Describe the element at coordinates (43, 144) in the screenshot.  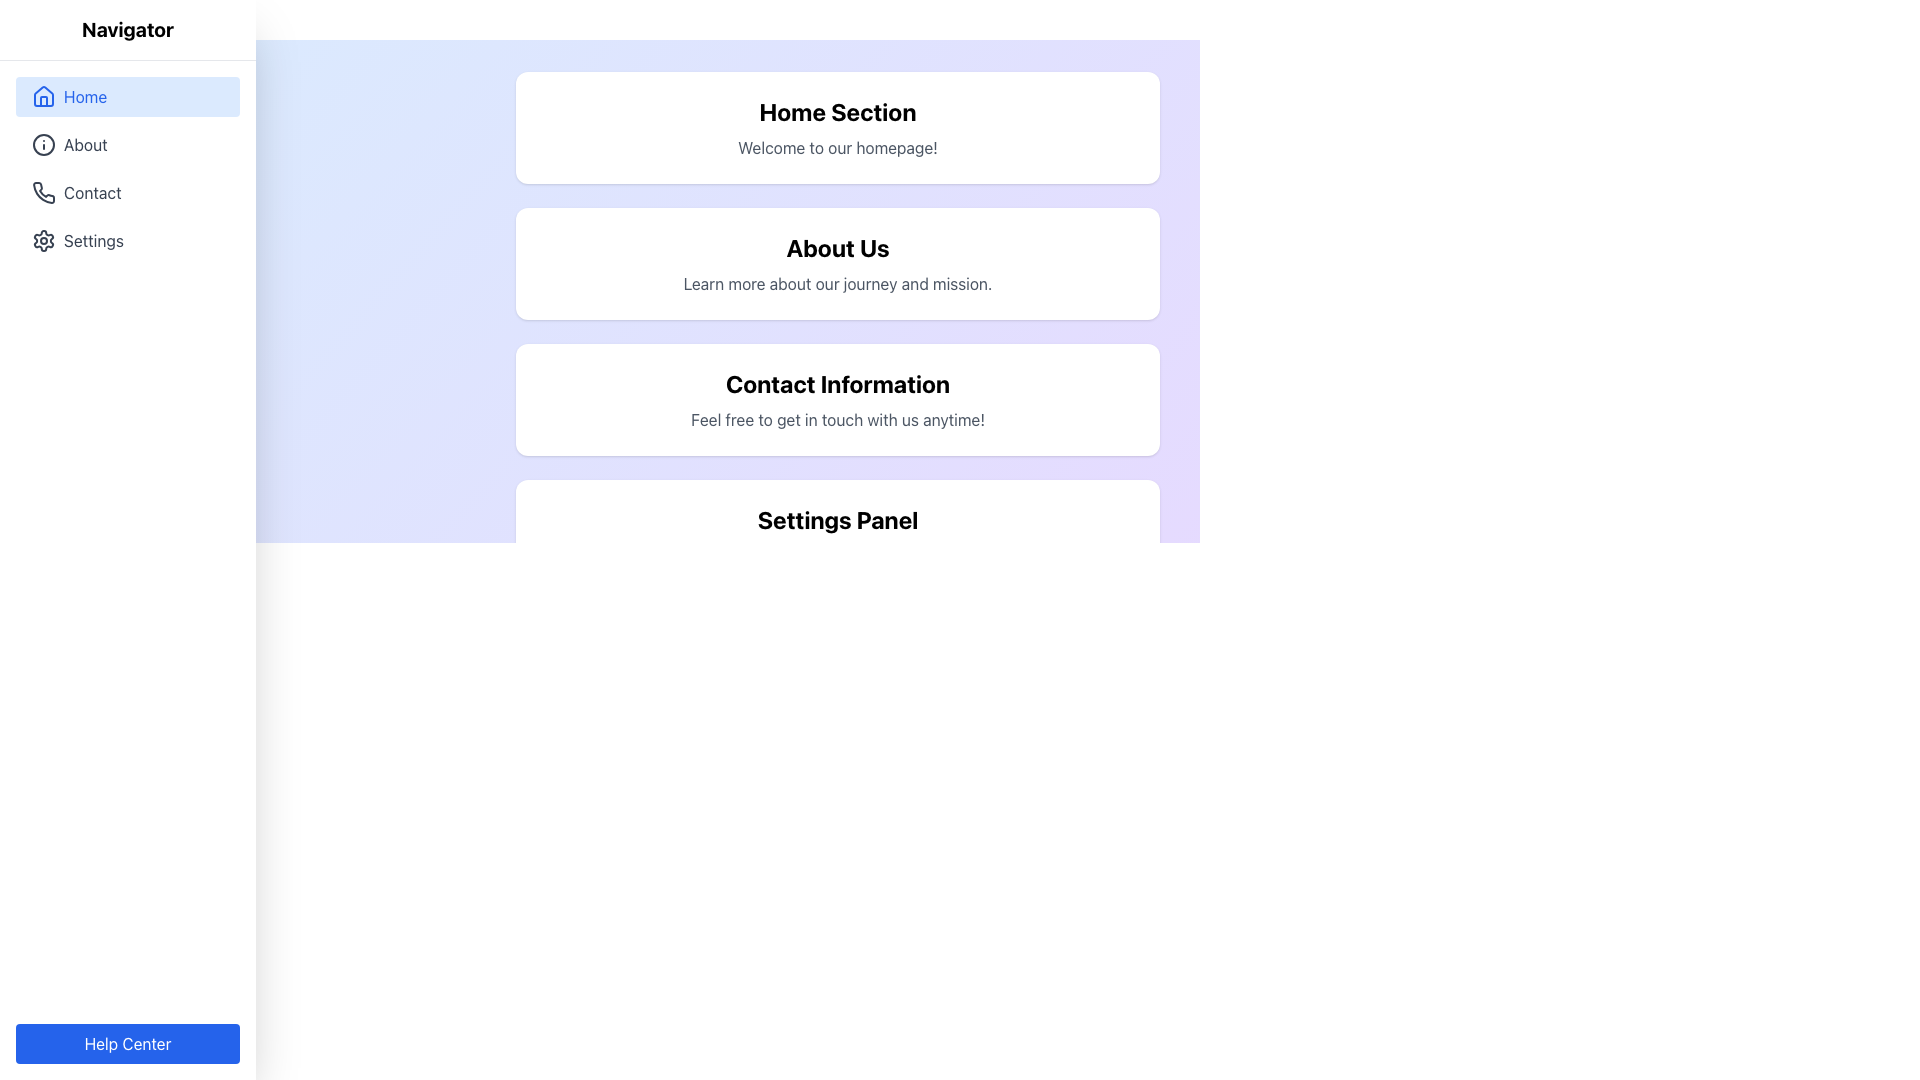
I see `the 'About' icon located in the vertical navigation sidebar, positioned to the left of the 'About' text` at that location.